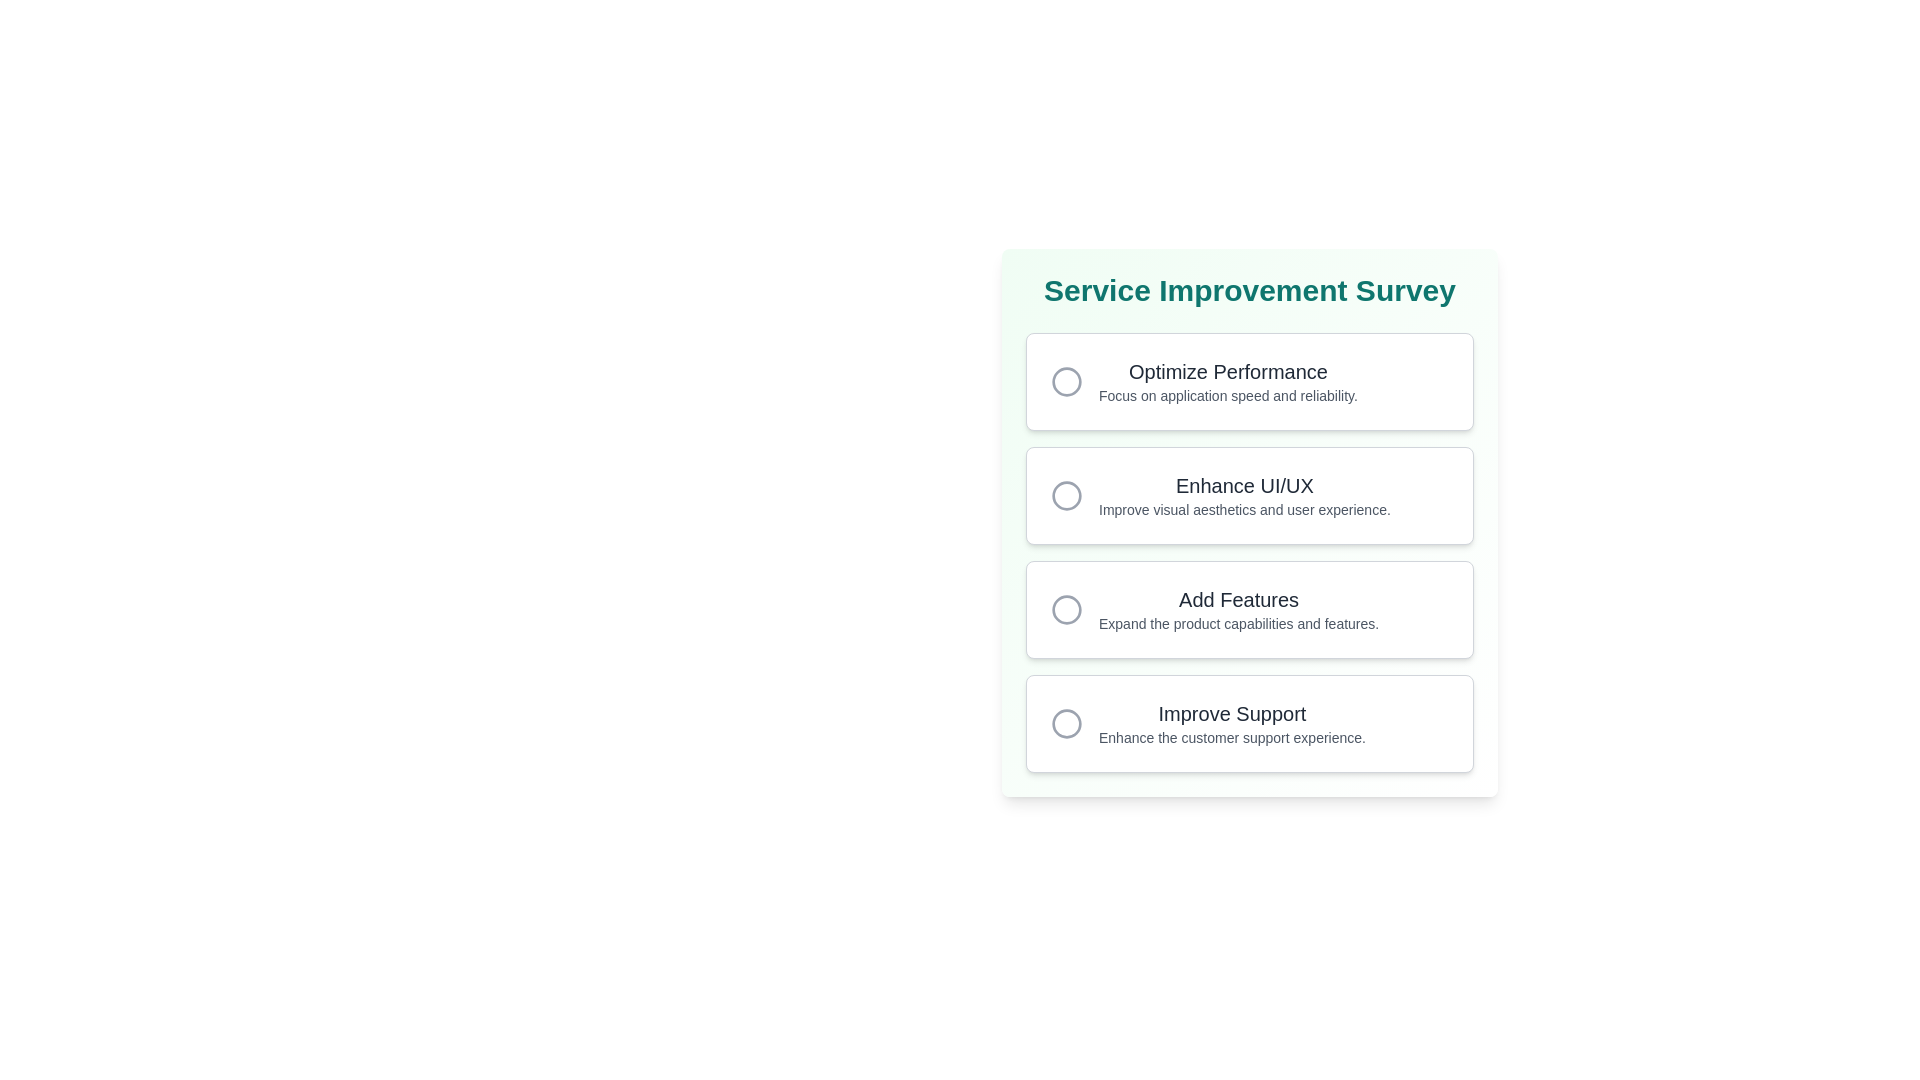  Describe the element at coordinates (1227, 371) in the screenshot. I see `the text label displaying 'Optimize Performance', which is bolded and larger in size, located within the first selectable option of the 'Service Improvement Survey'` at that location.